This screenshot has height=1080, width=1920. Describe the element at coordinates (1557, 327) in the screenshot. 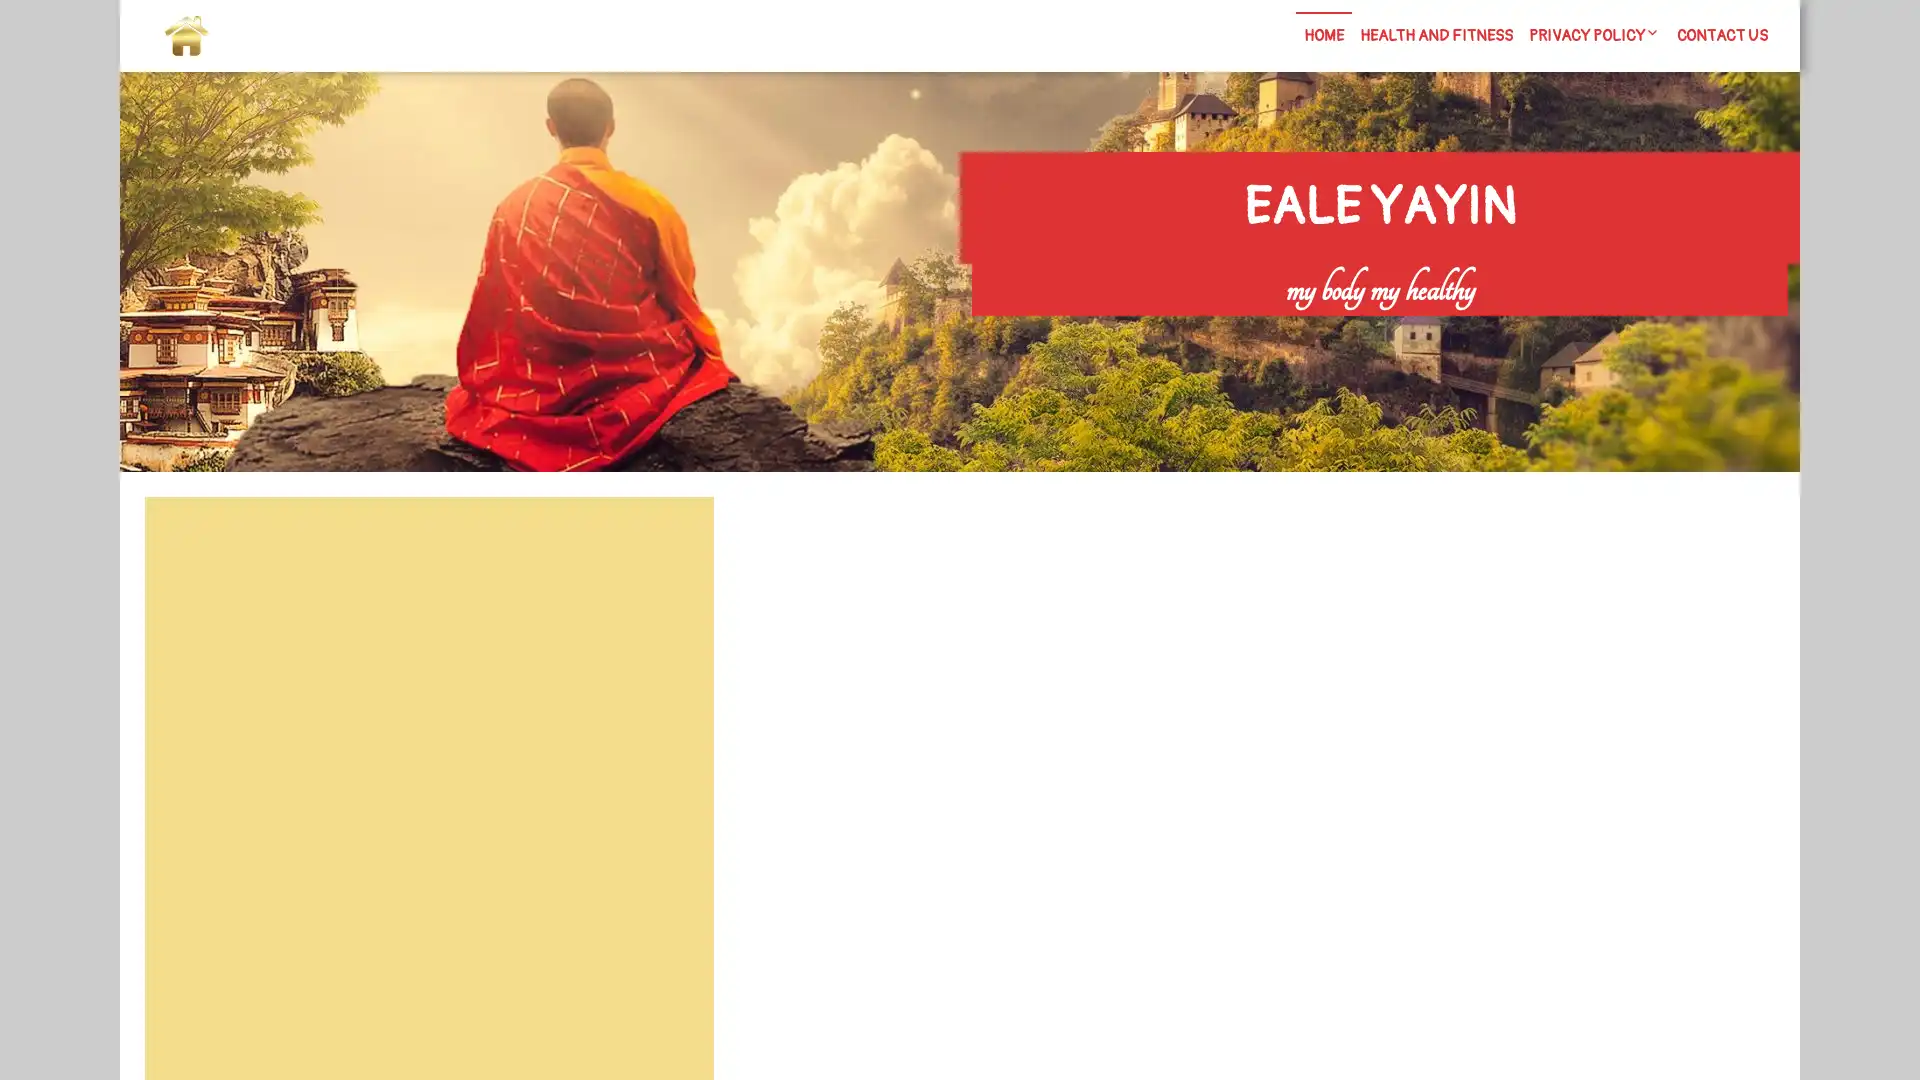

I see `Search` at that location.